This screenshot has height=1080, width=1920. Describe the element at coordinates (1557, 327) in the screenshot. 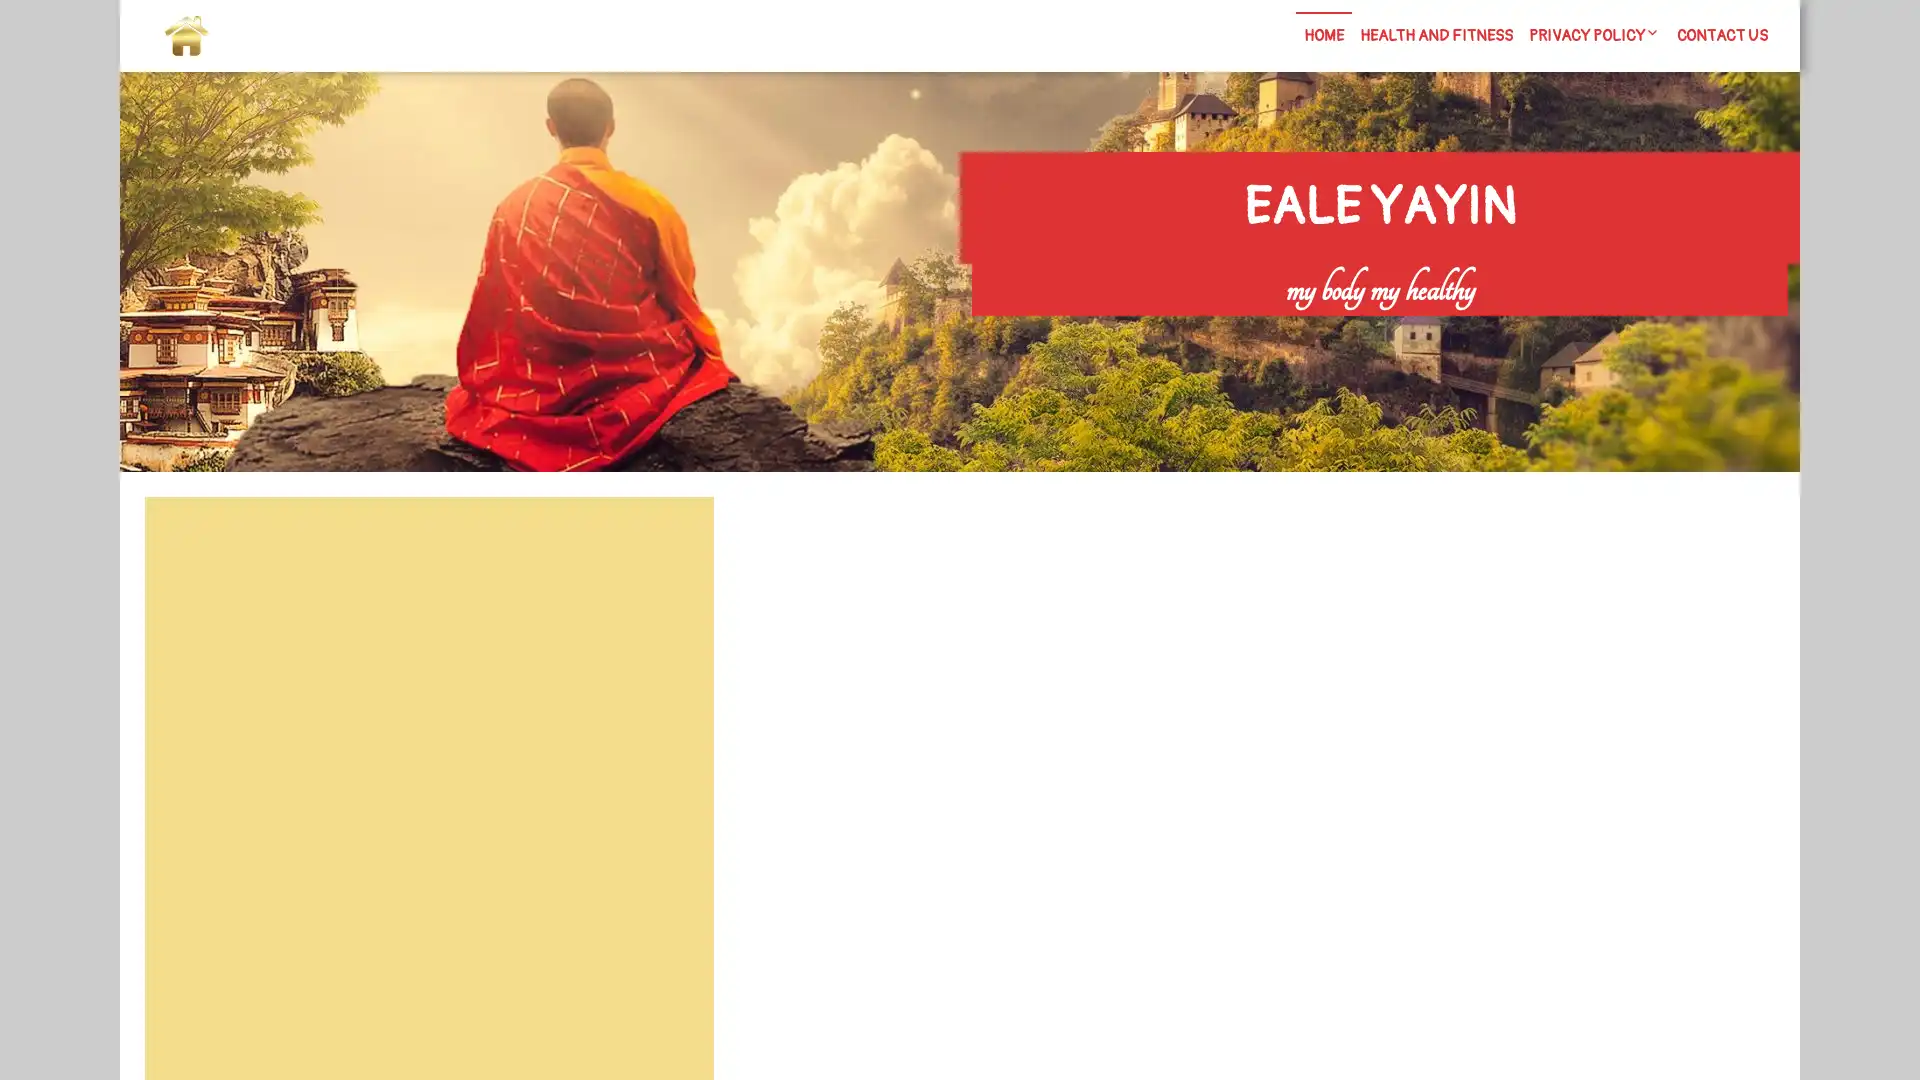

I see `Search` at that location.